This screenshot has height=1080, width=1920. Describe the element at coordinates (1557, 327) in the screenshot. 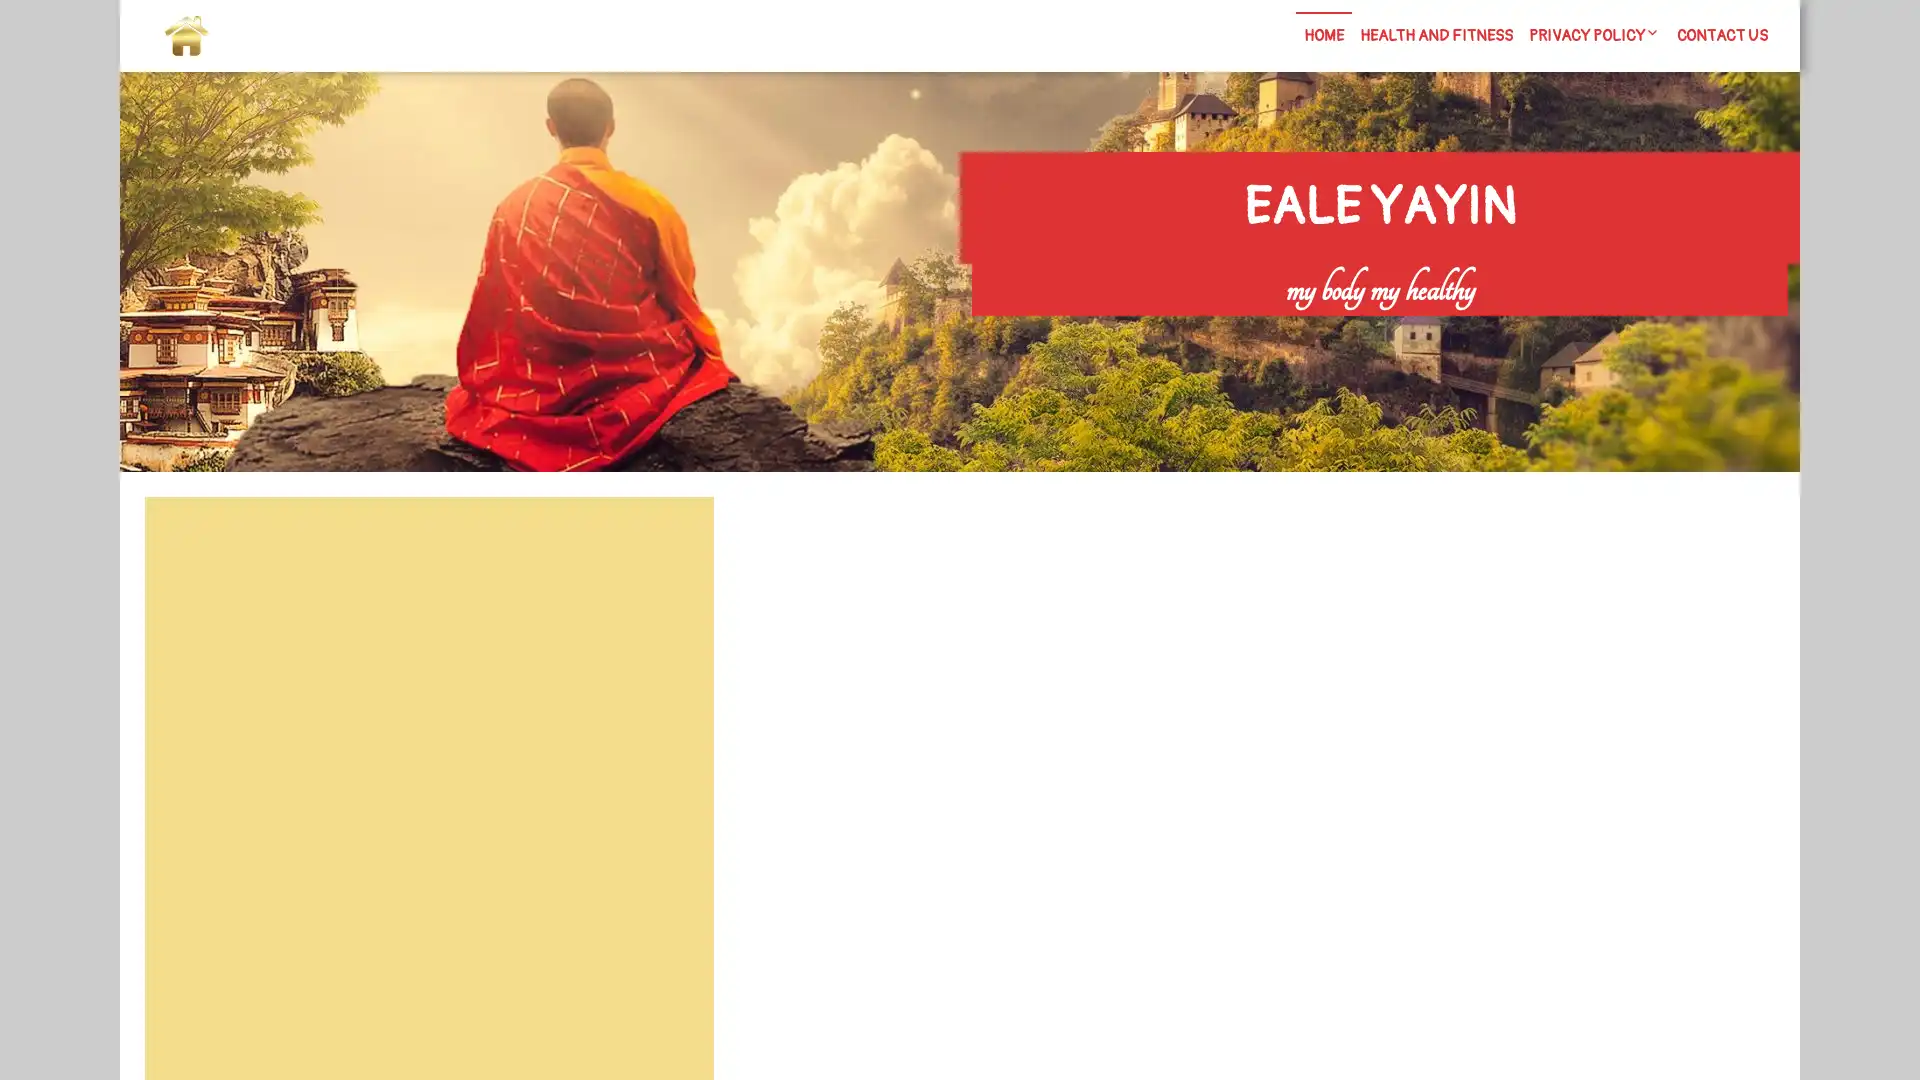

I see `Search` at that location.